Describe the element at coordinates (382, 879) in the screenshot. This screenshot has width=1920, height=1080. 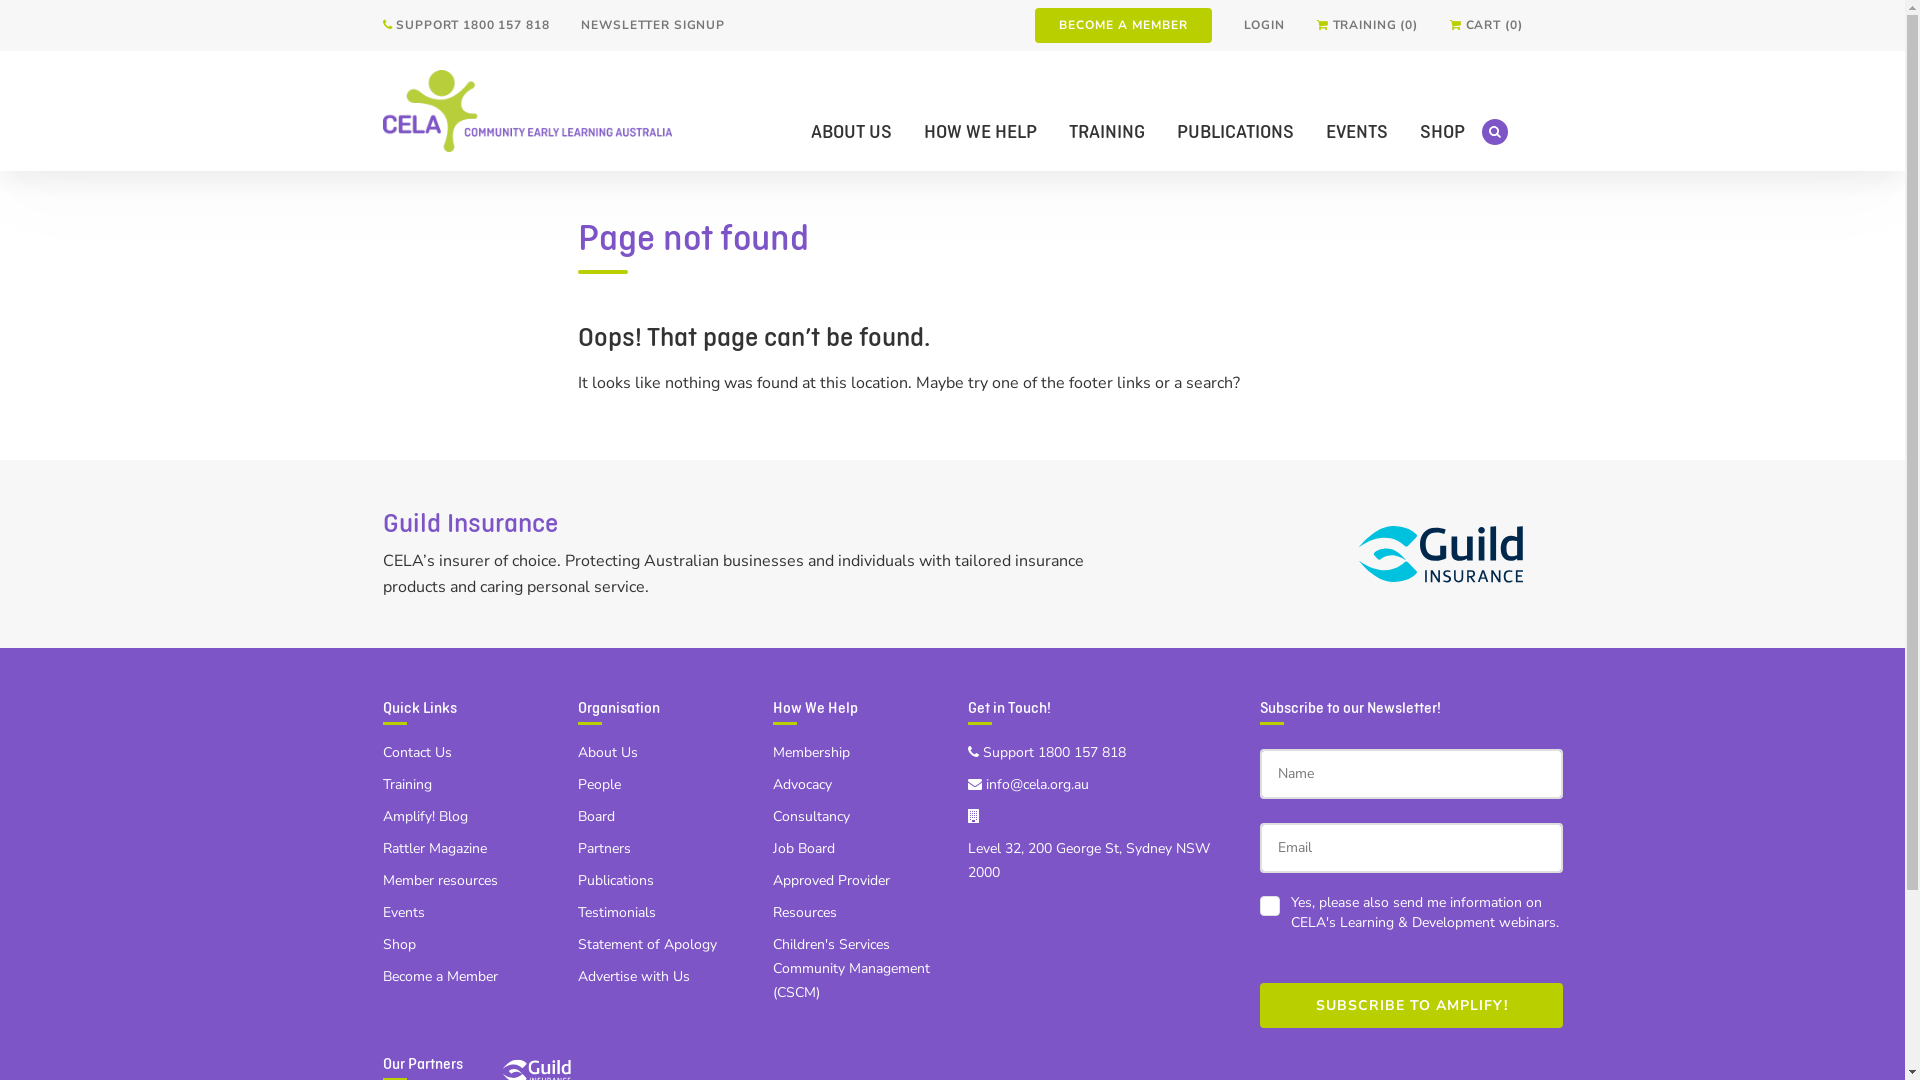
I see `'Member resources'` at that location.